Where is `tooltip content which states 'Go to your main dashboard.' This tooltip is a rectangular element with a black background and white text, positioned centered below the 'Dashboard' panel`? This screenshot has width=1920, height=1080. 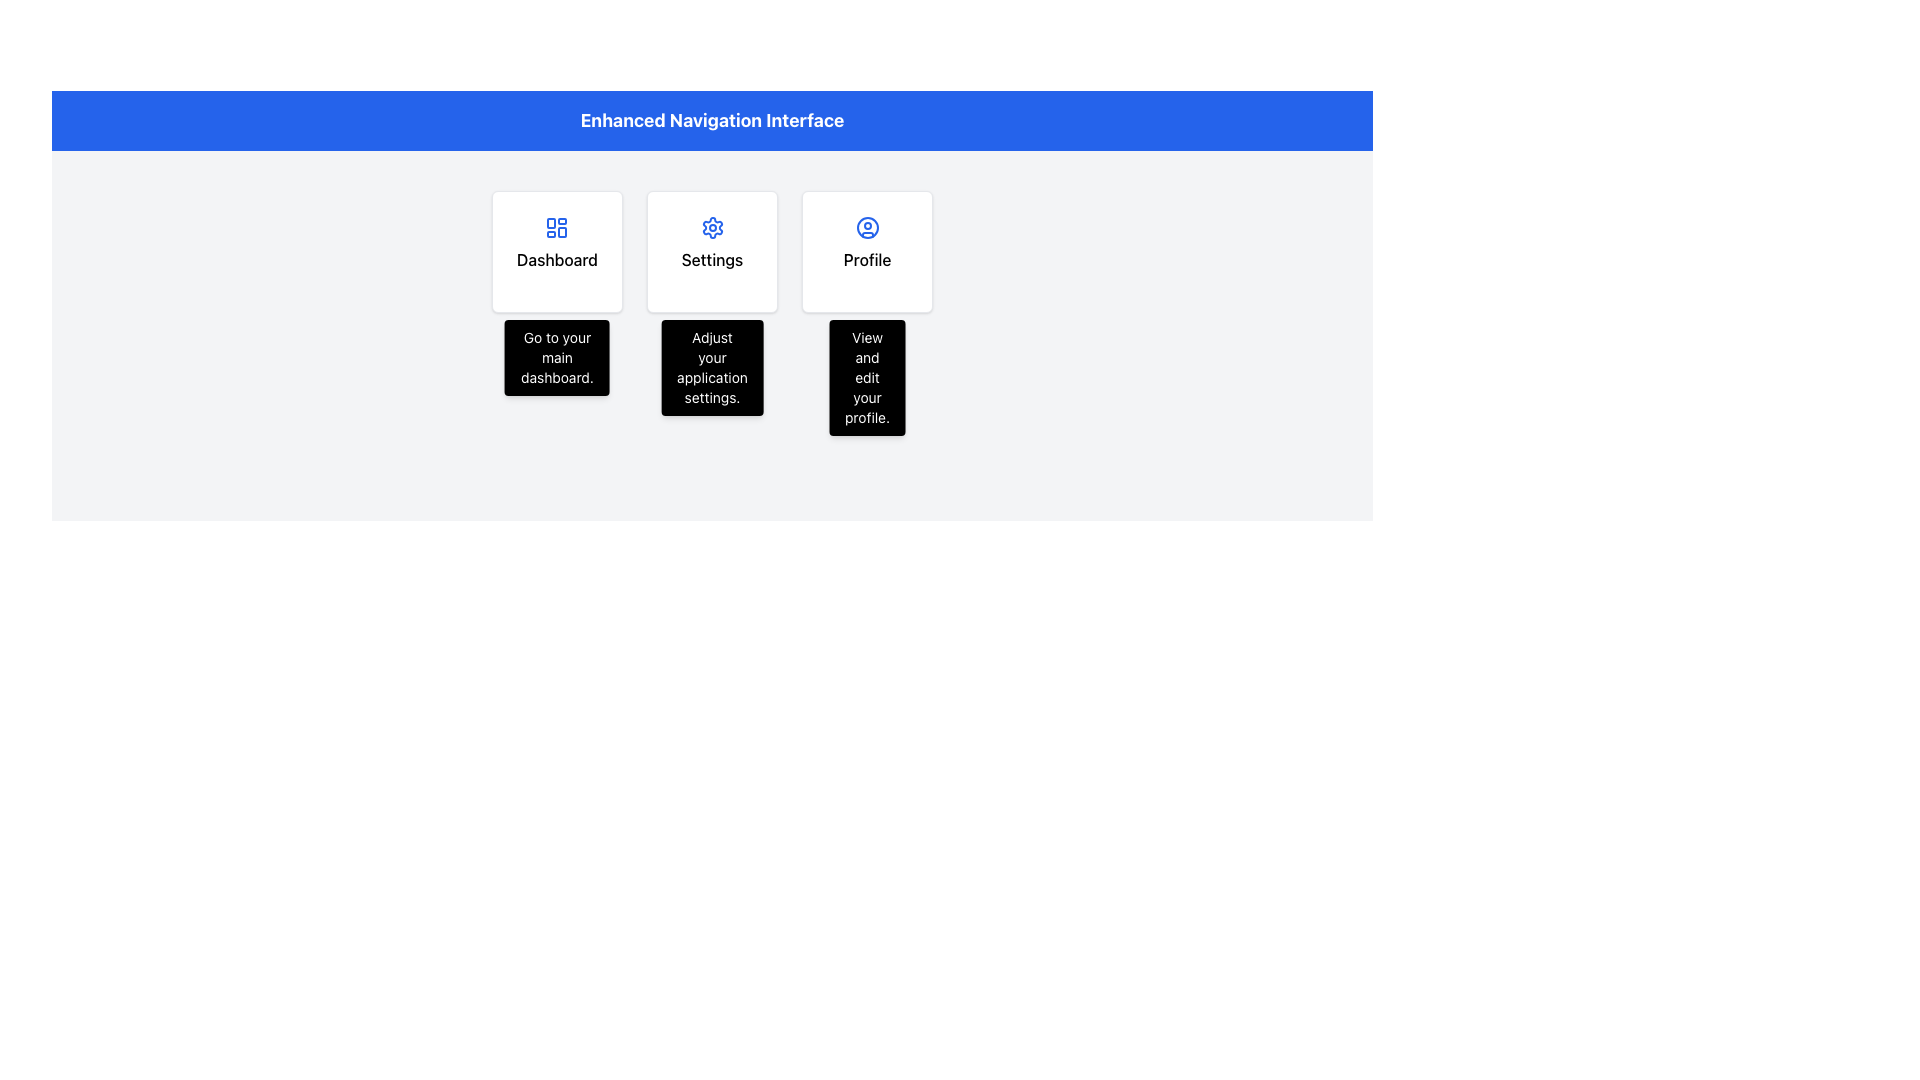
tooltip content which states 'Go to your main dashboard.' This tooltip is a rectangular element with a black background and white text, positioned centered below the 'Dashboard' panel is located at coordinates (557, 357).